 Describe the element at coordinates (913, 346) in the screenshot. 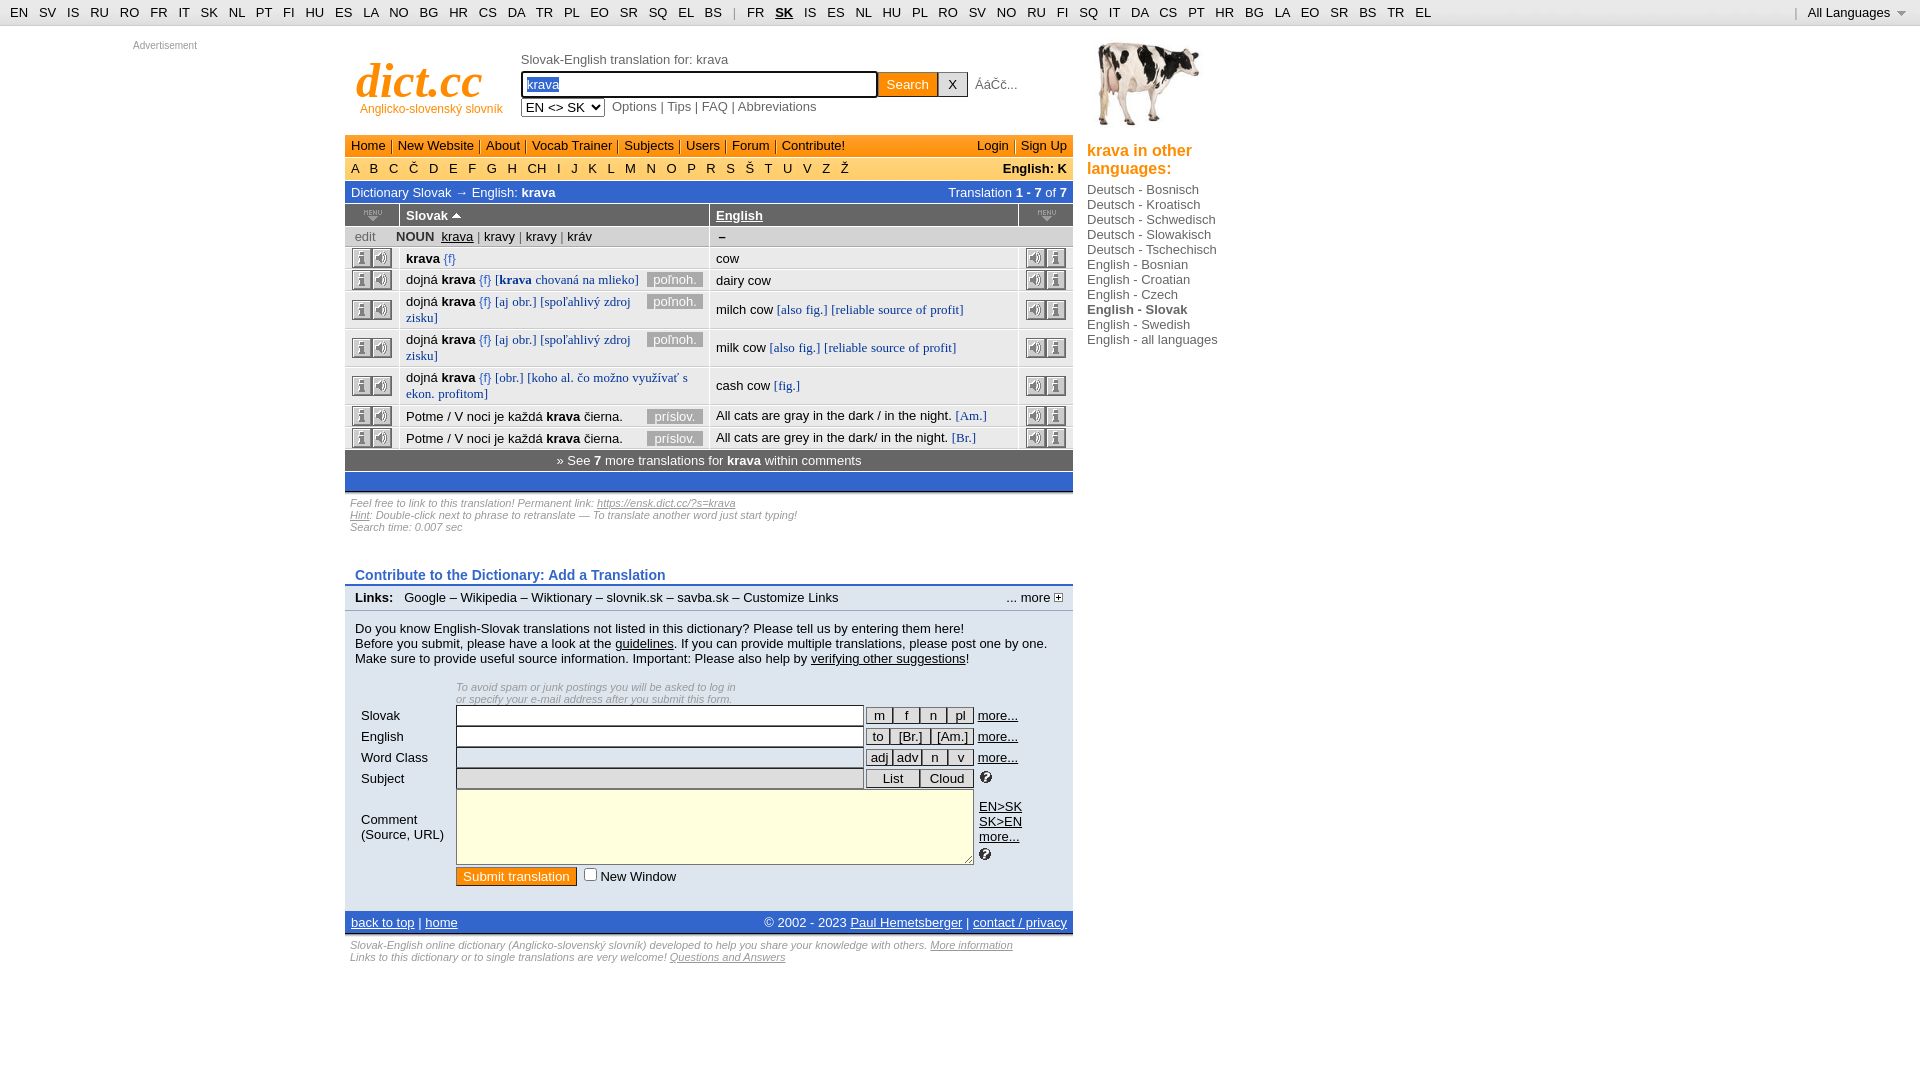

I see `'of'` at that location.